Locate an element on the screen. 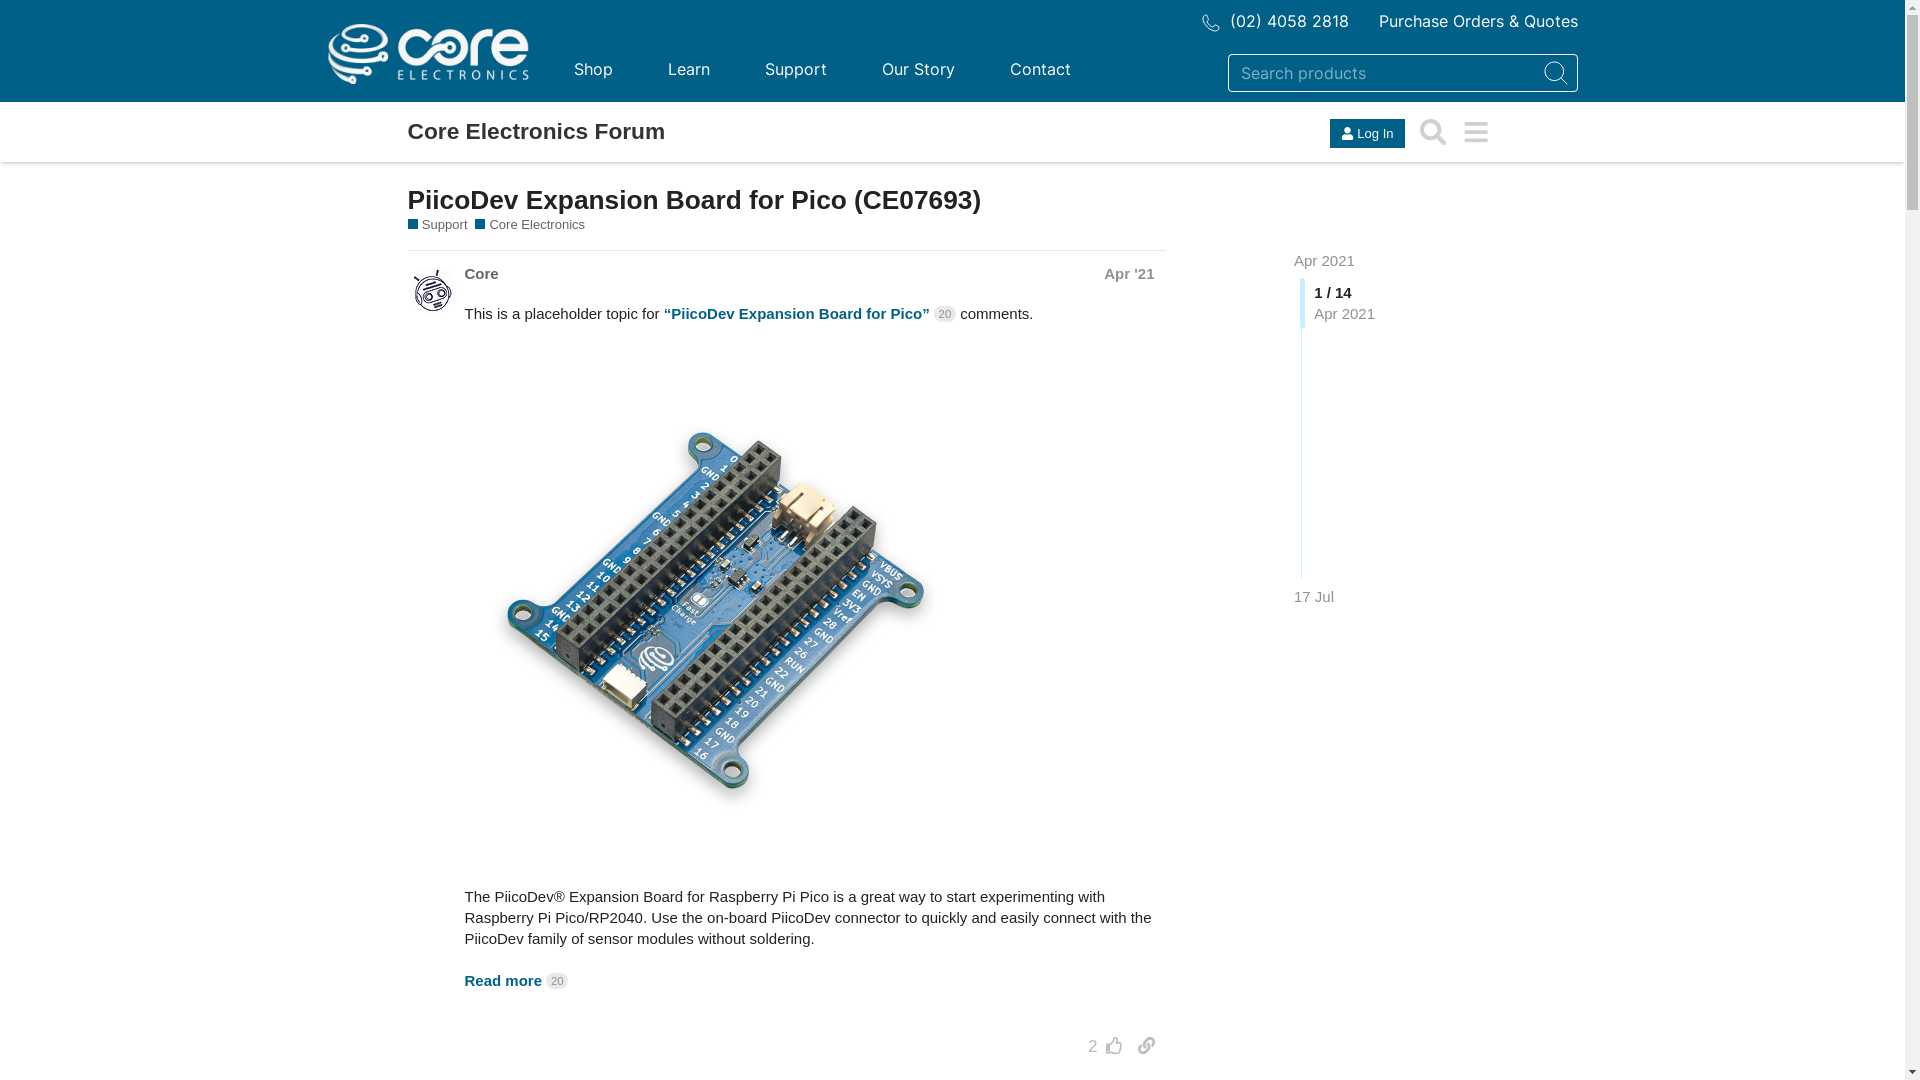 This screenshot has height=1080, width=1920. 'Shop' is located at coordinates (591, 68).